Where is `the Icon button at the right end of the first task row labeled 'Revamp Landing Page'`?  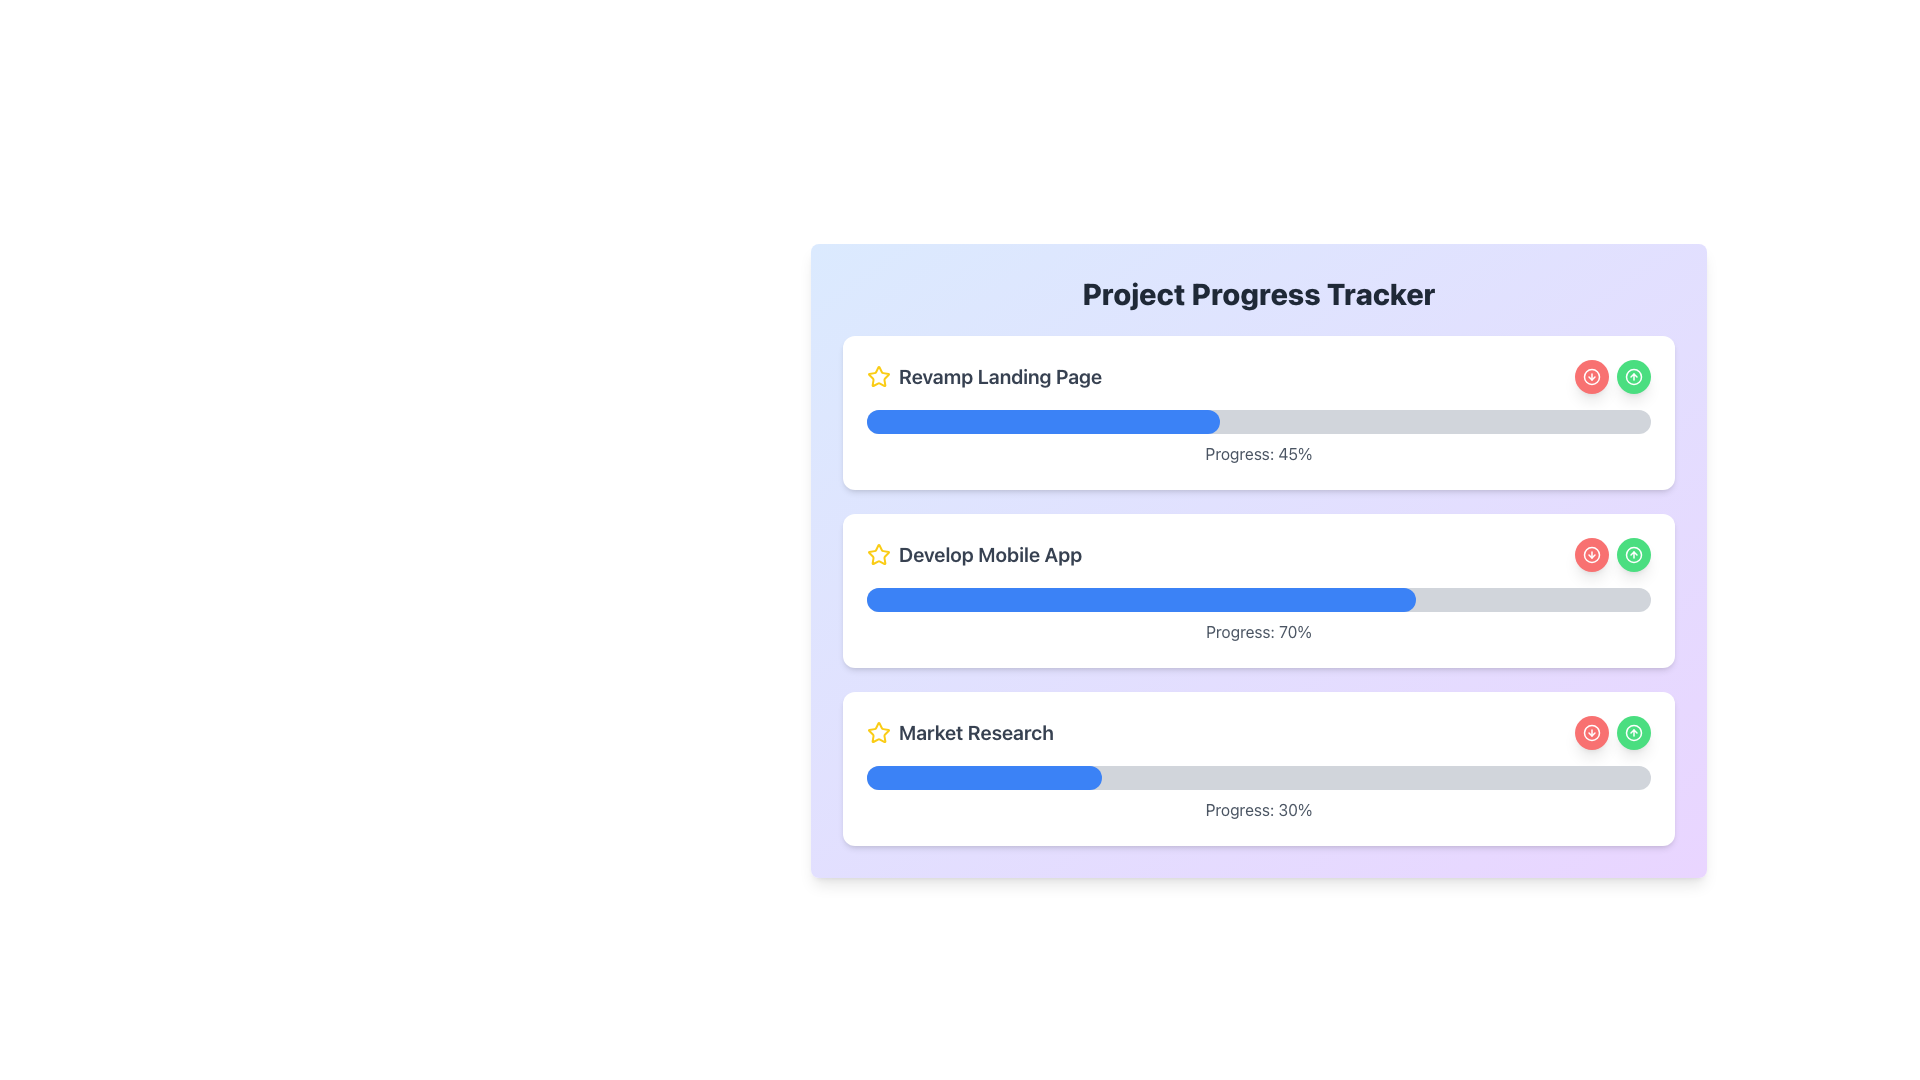
the Icon button at the right end of the first task row labeled 'Revamp Landing Page' is located at coordinates (1591, 377).